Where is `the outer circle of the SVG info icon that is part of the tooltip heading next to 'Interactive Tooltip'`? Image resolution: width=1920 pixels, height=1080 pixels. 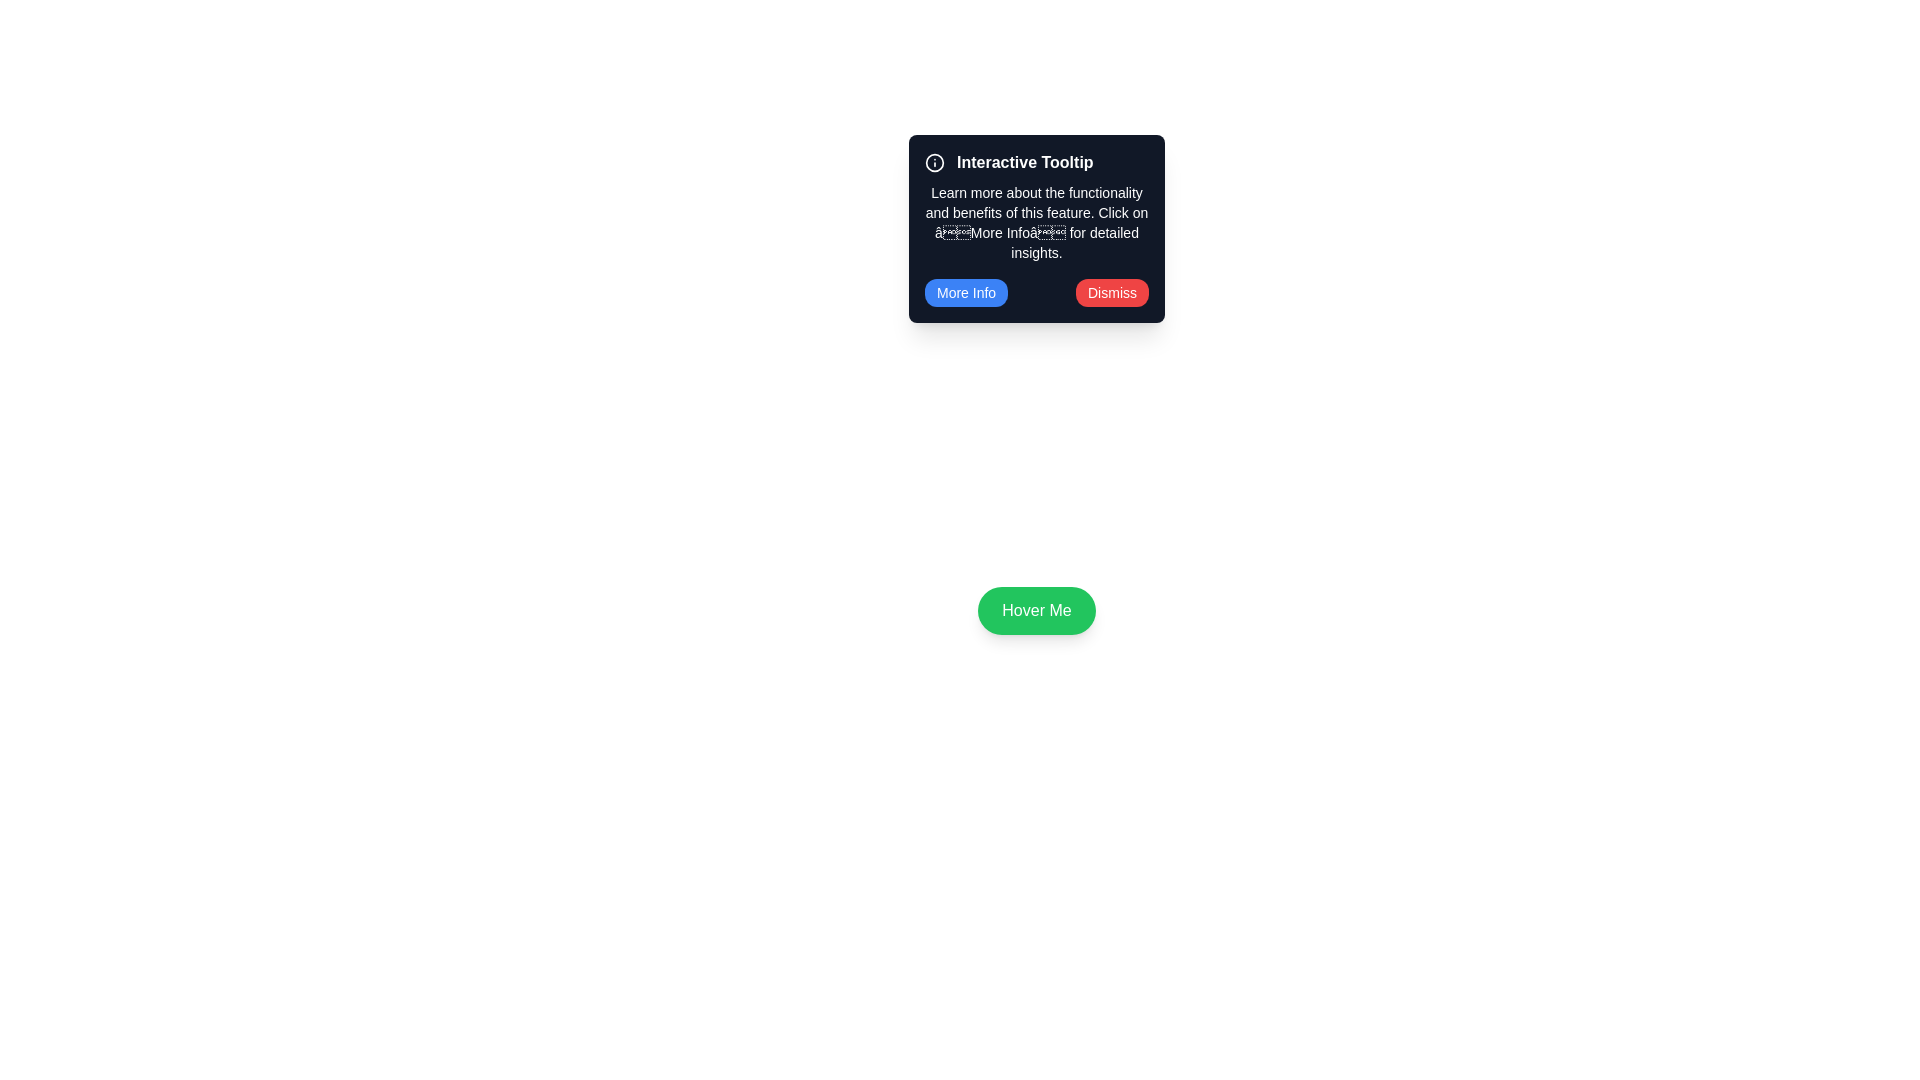 the outer circle of the SVG info icon that is part of the tooltip heading next to 'Interactive Tooltip' is located at coordinates (934, 161).